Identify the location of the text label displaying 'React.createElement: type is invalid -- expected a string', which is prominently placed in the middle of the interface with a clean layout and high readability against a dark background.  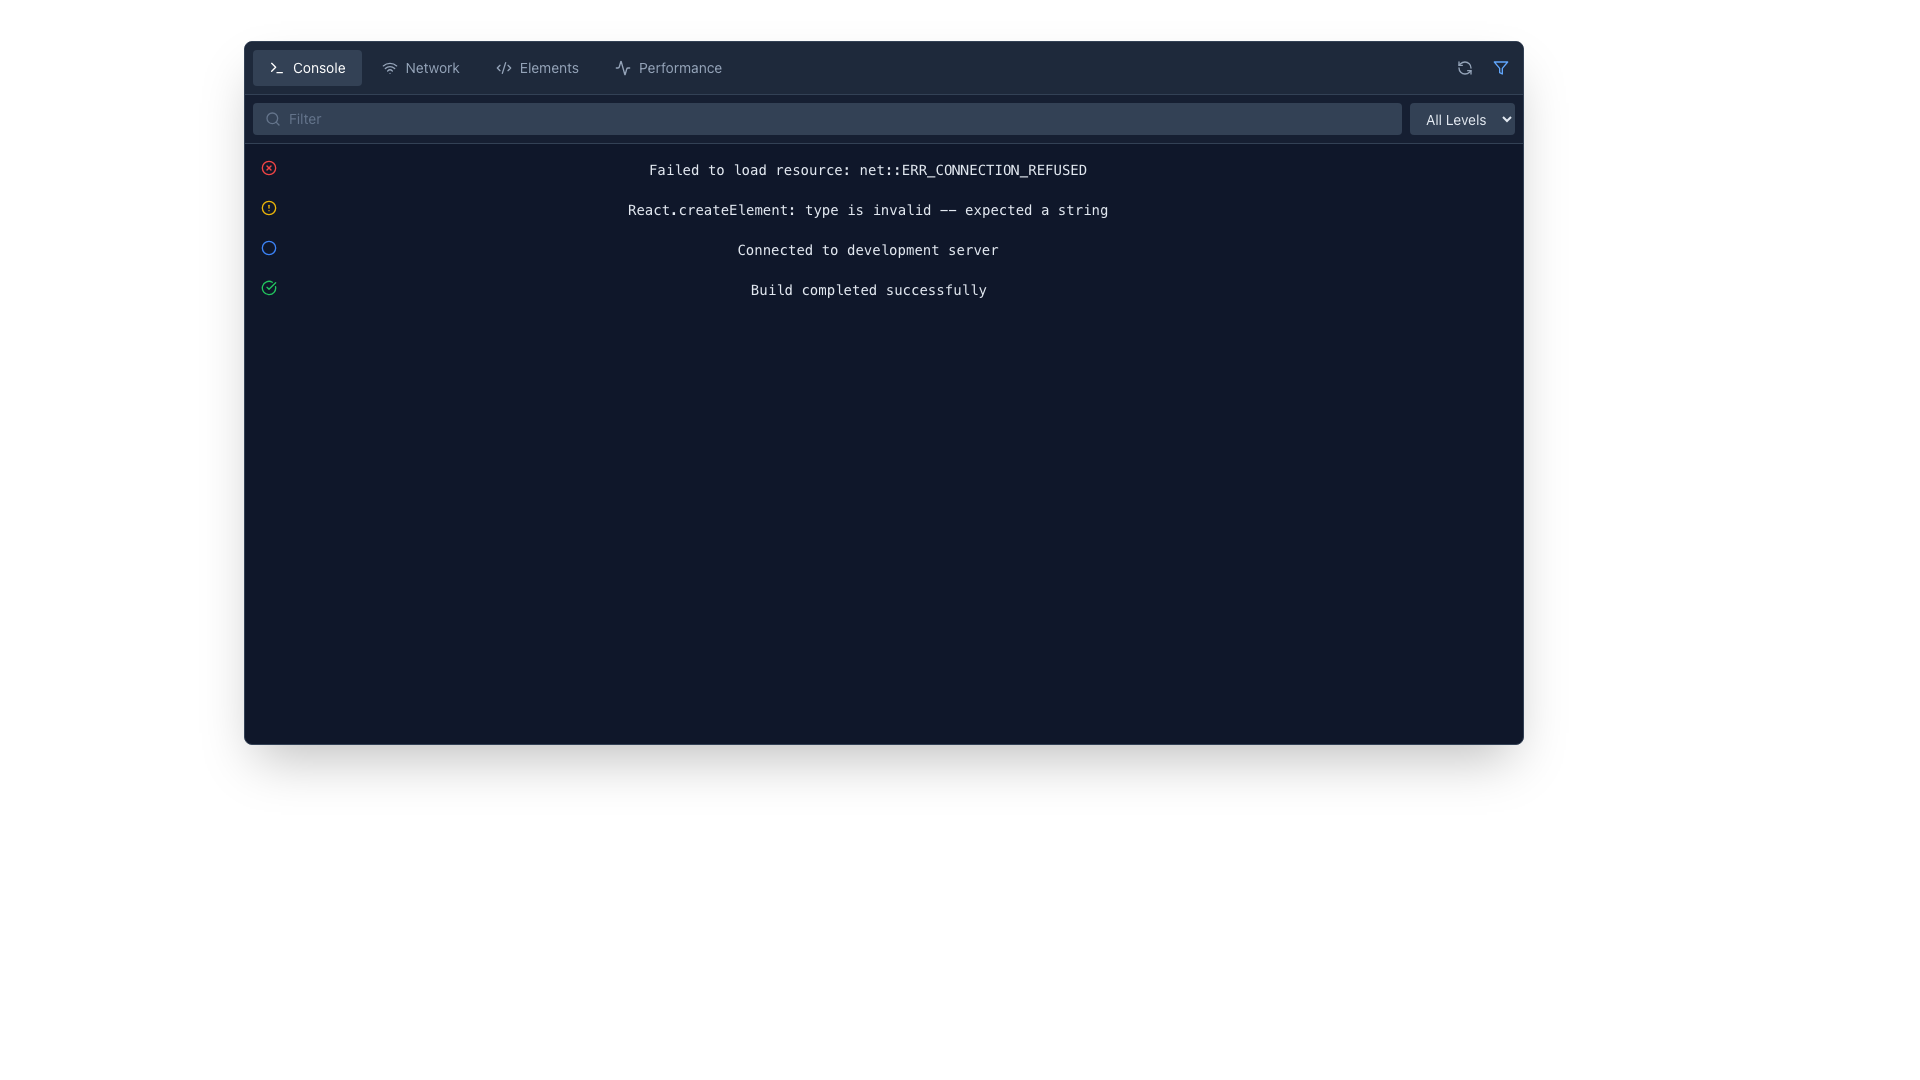
(868, 209).